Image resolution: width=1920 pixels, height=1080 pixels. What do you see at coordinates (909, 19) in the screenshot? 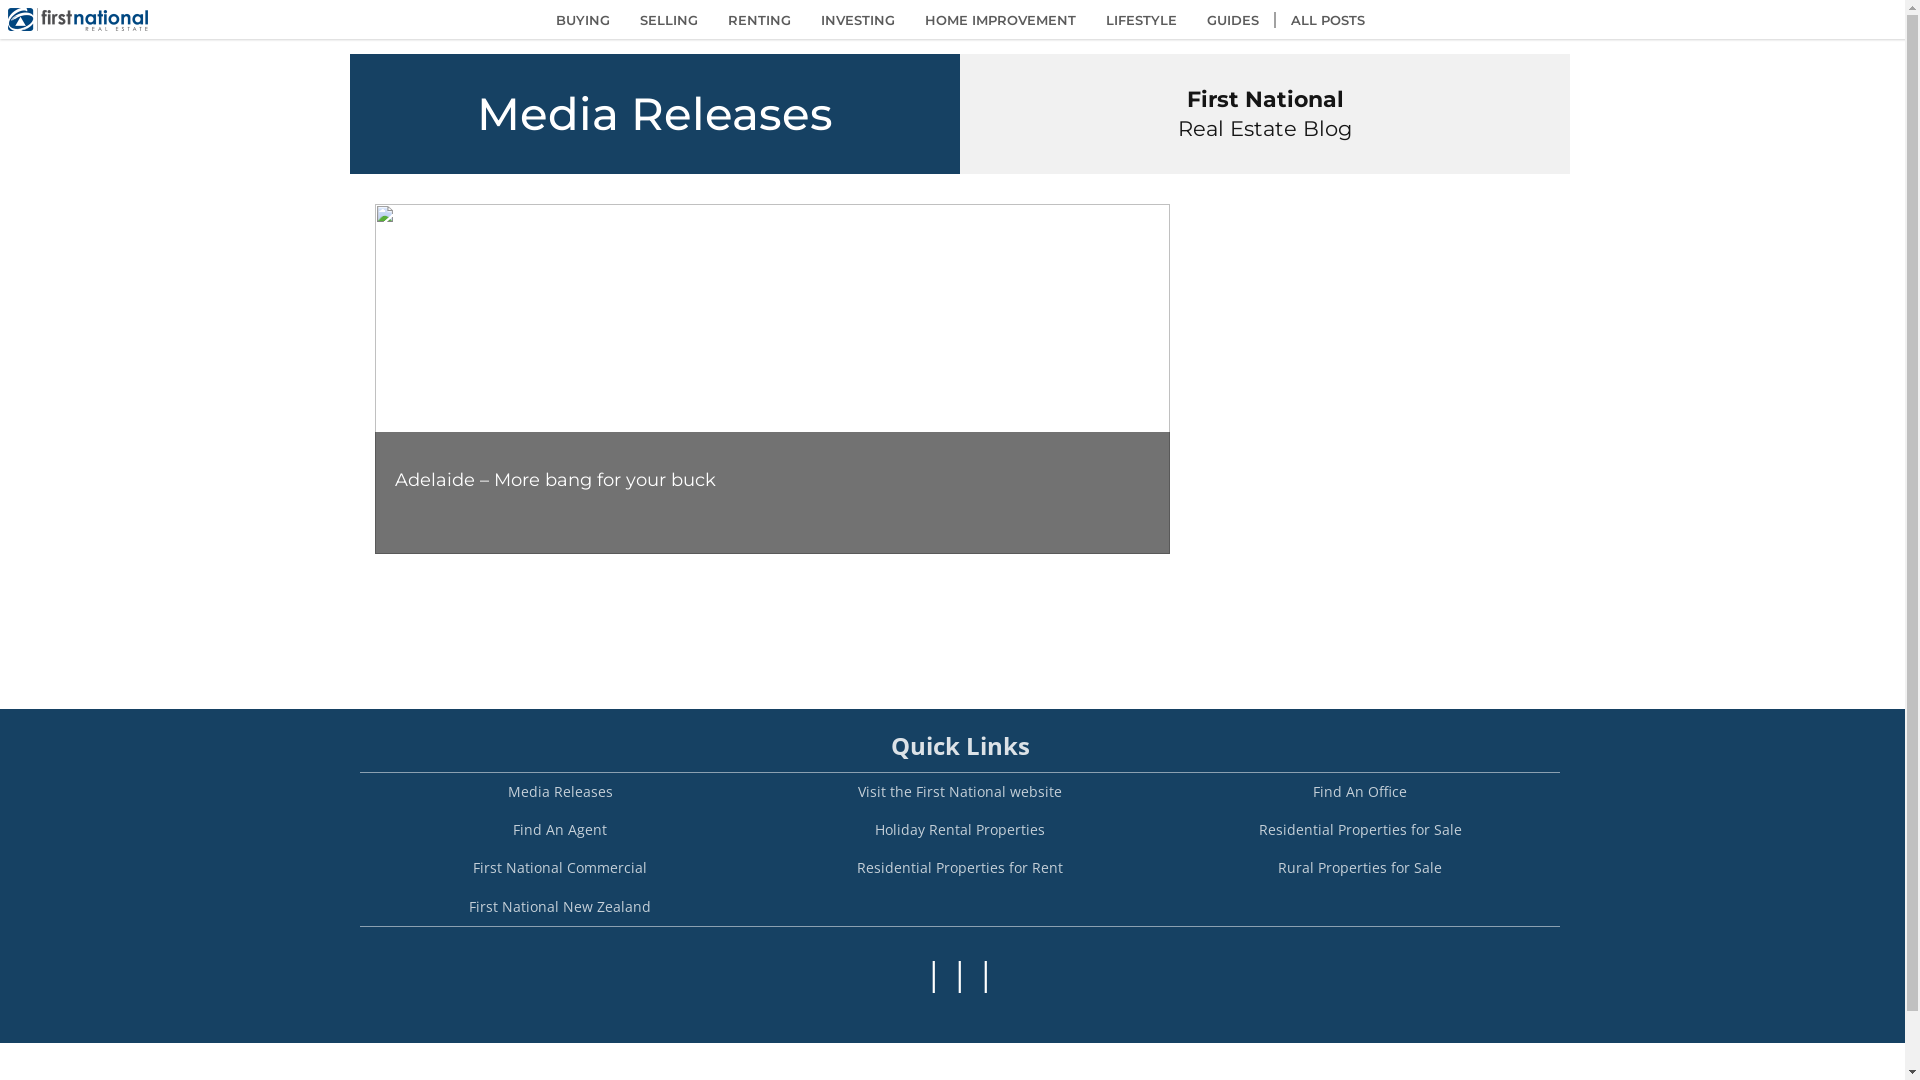
I see `'HOME IMPROVEMENT'` at bounding box center [909, 19].